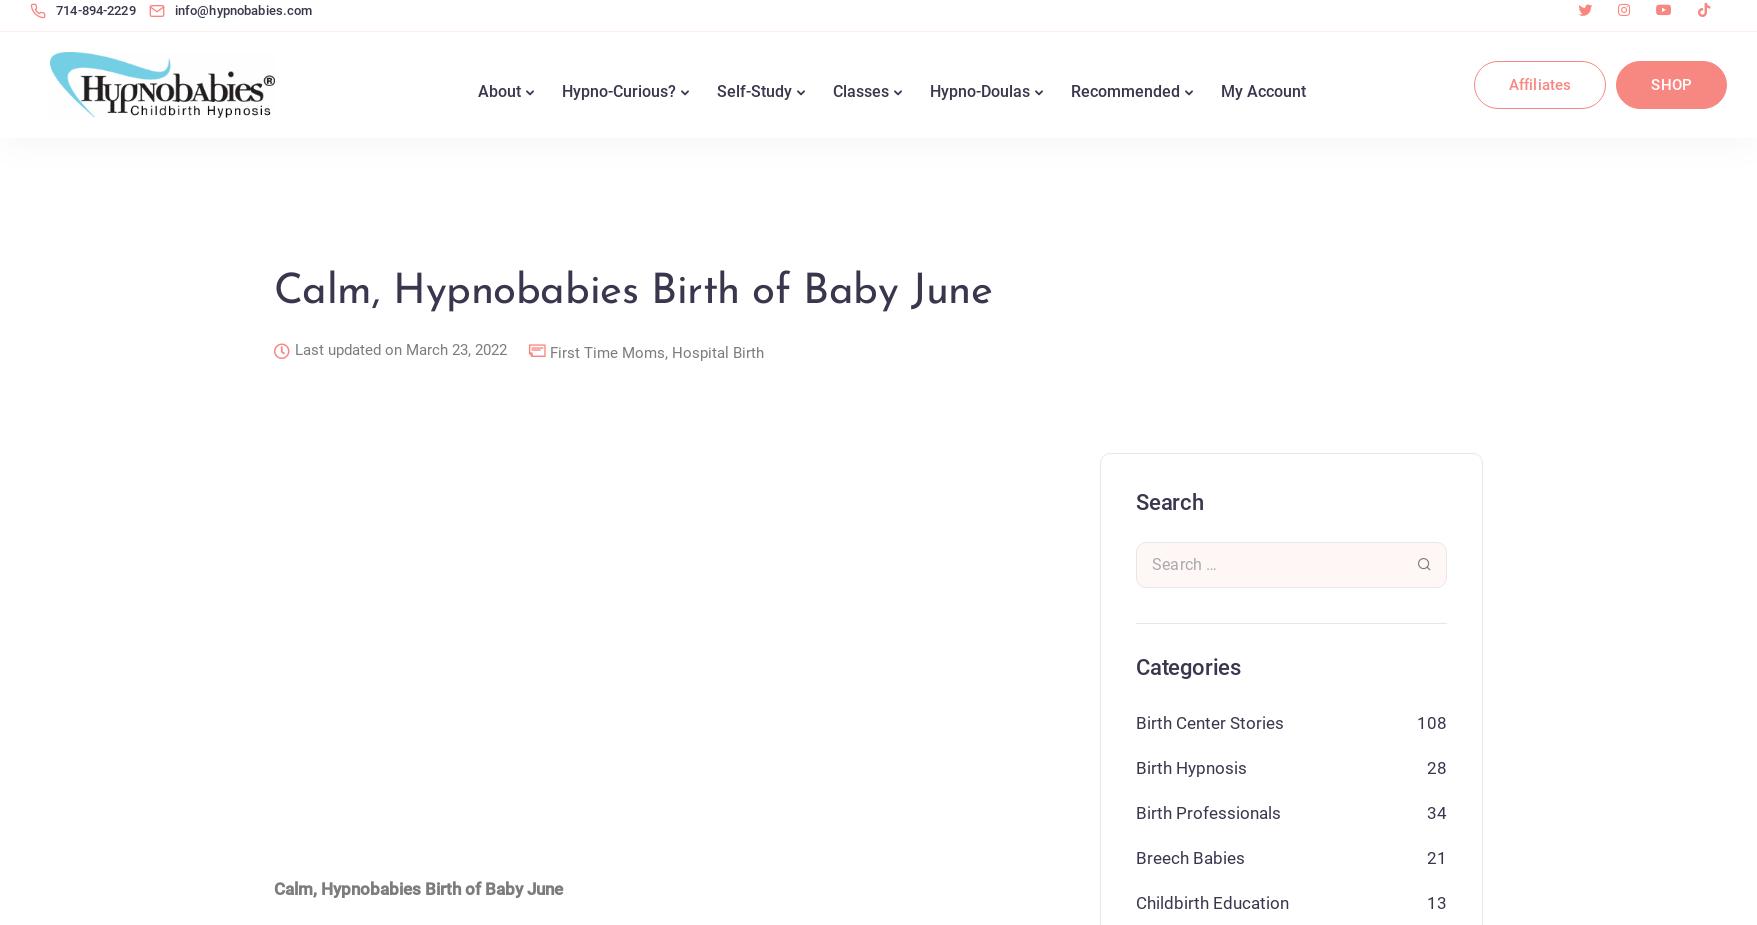 The image size is (1757, 925). Describe the element at coordinates (914, 567) in the screenshot. I see `'Hypnobabies Instructor Testimonials'` at that location.